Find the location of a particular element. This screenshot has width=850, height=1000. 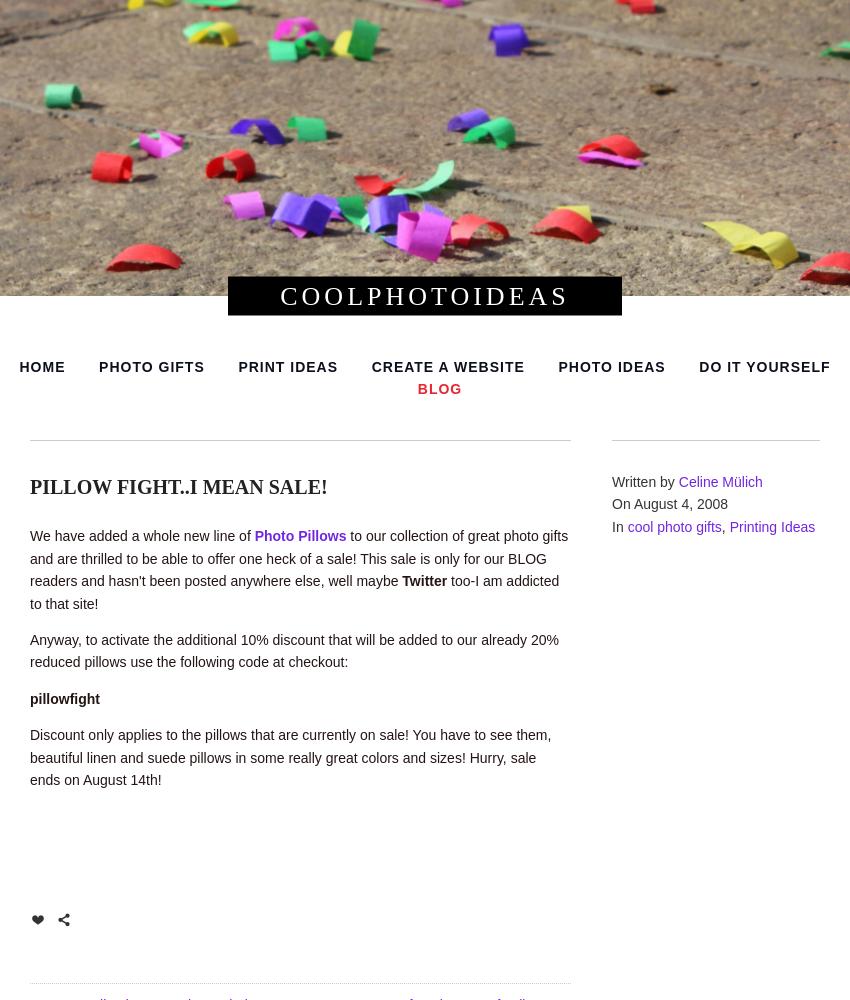

'pillowfight' is located at coordinates (64, 697).